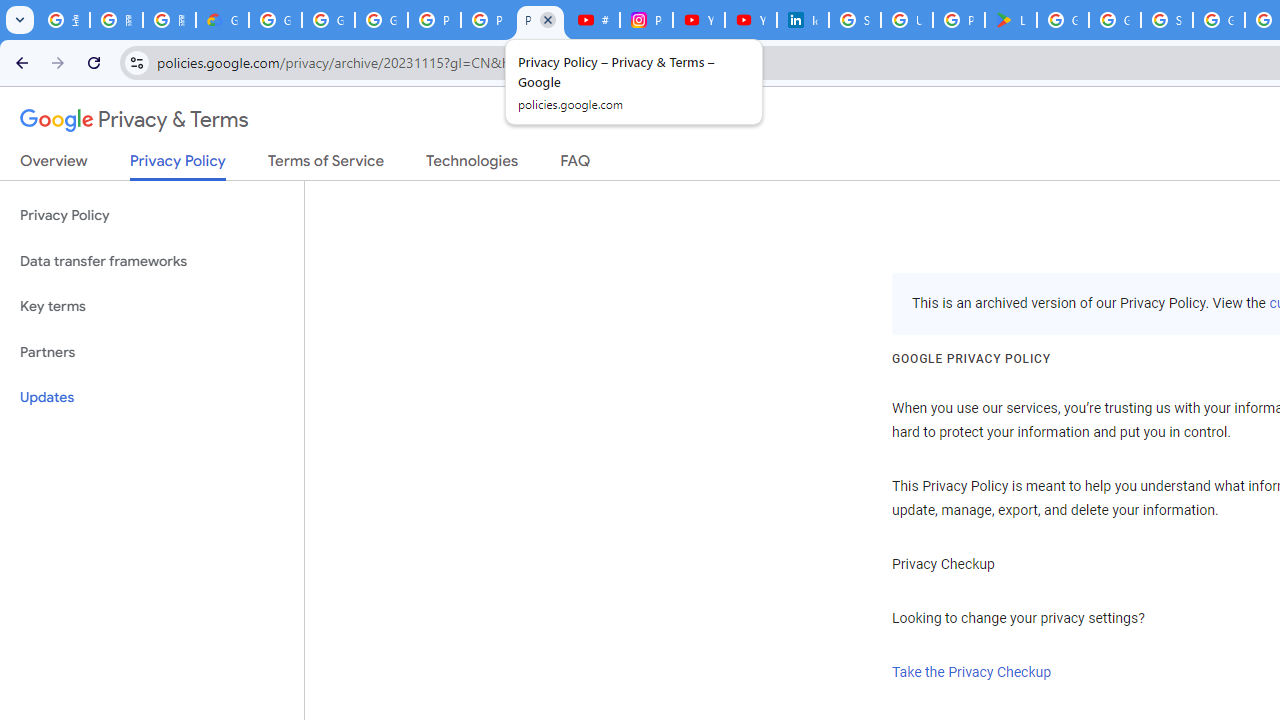  Describe the element at coordinates (698, 20) in the screenshot. I see `'YouTube Culture & Trends - On The Rise: Handcam Videos'` at that location.